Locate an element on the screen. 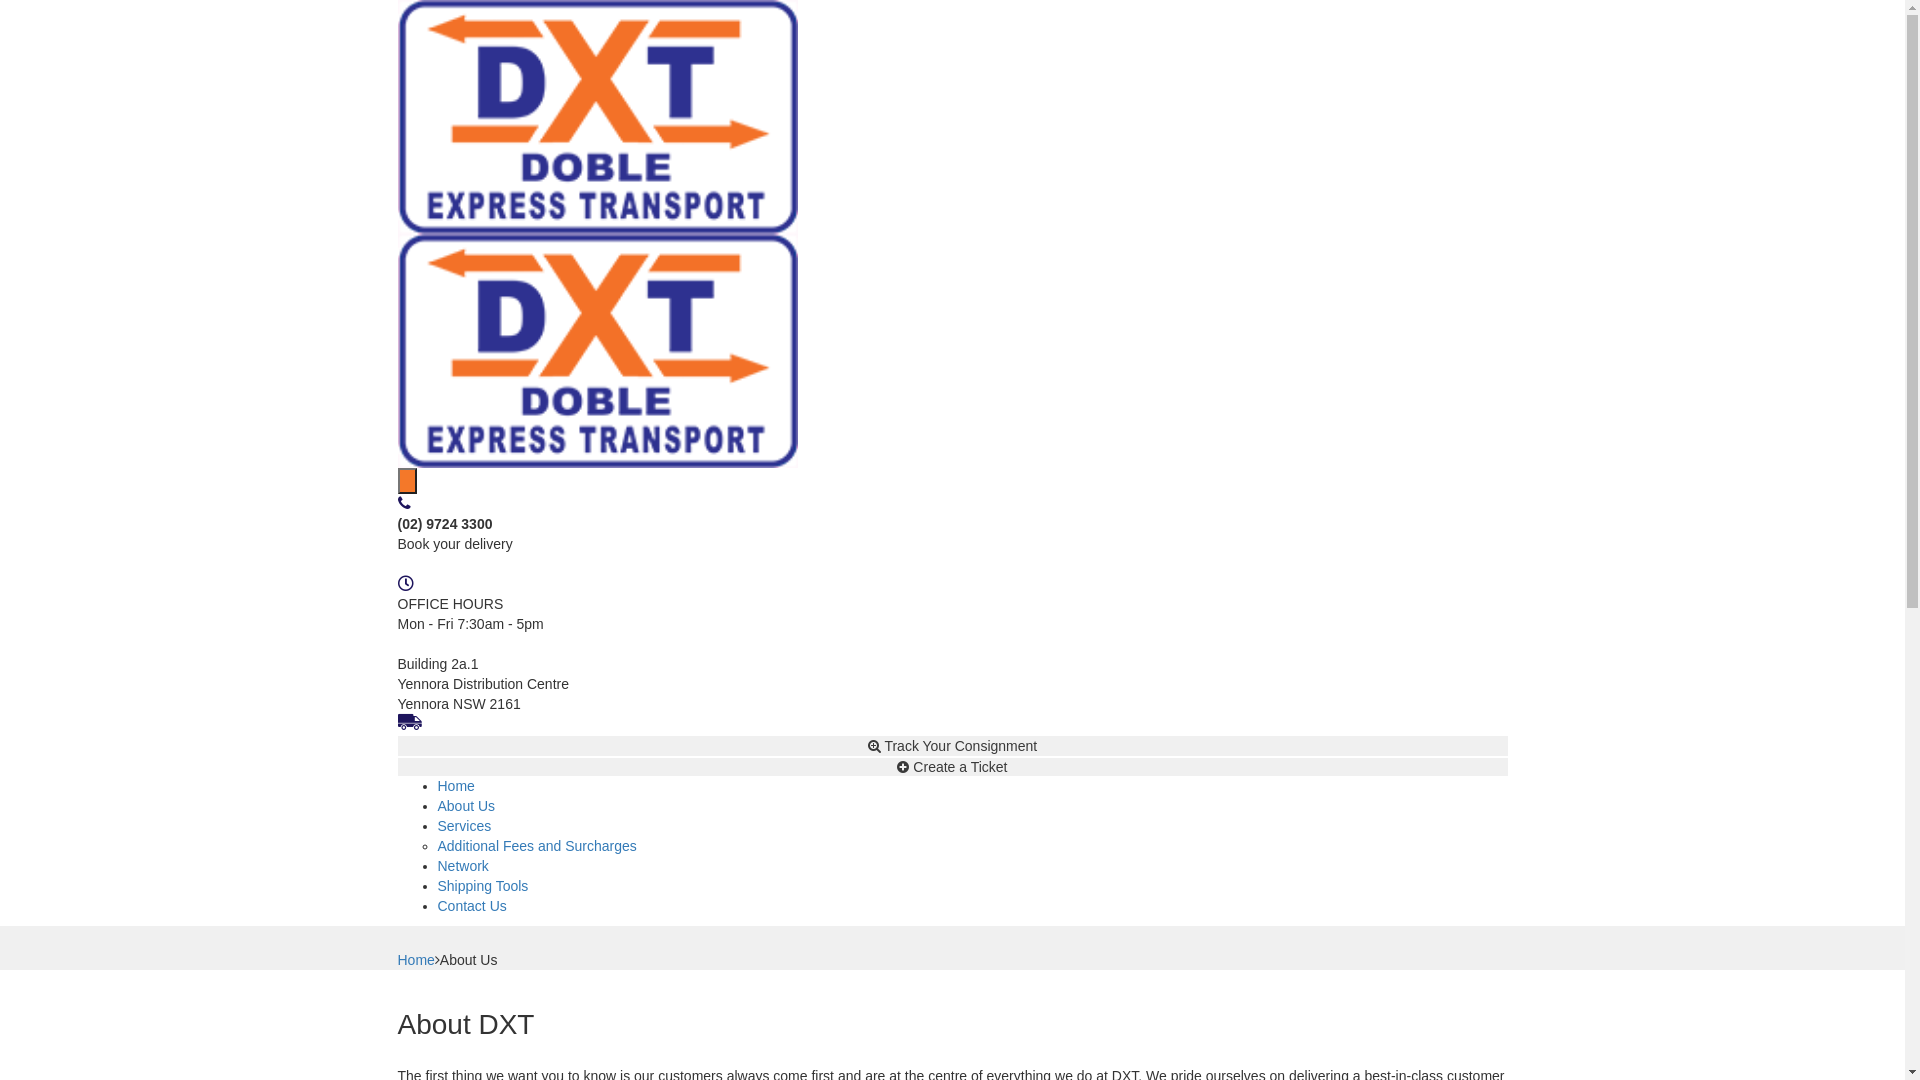 Image resolution: width=1920 pixels, height=1080 pixels. 'Home' is located at coordinates (415, 959).